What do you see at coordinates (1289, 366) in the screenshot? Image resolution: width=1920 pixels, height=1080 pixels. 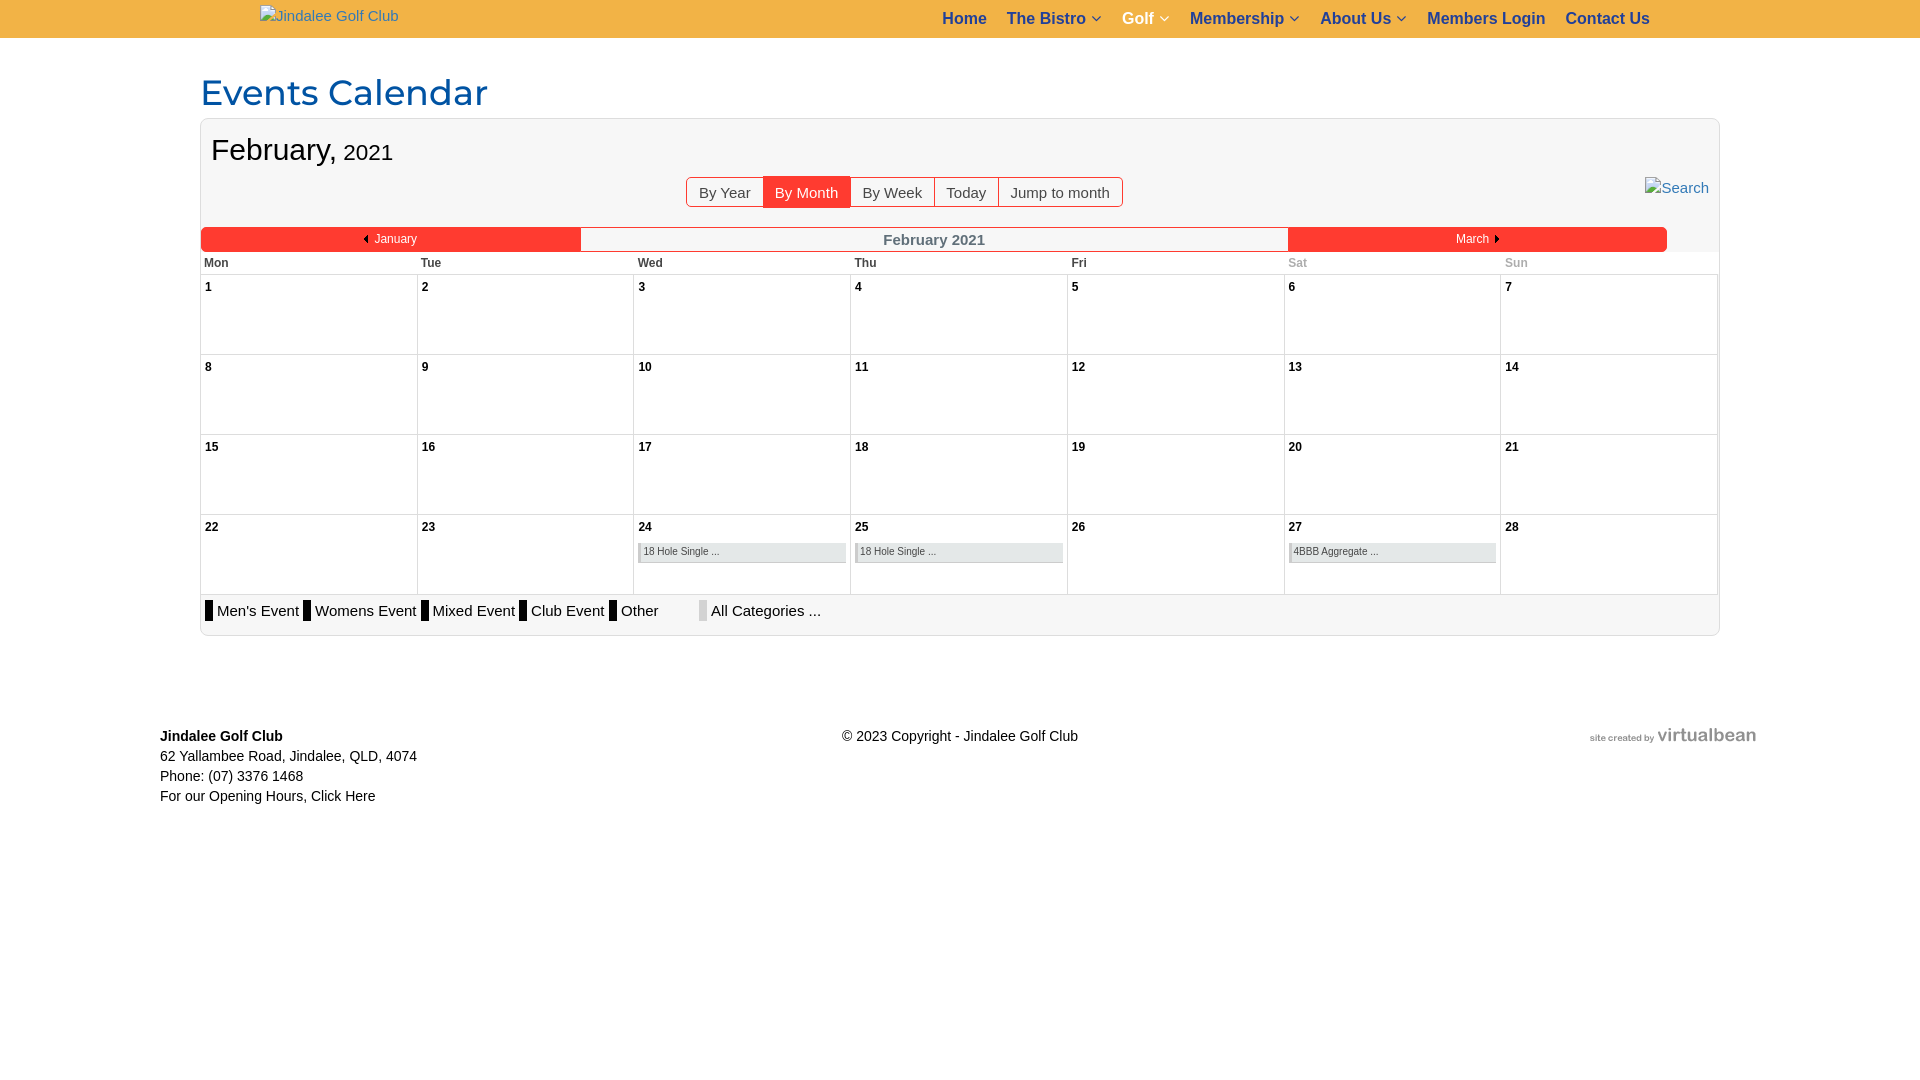 I see `'13'` at bounding box center [1289, 366].